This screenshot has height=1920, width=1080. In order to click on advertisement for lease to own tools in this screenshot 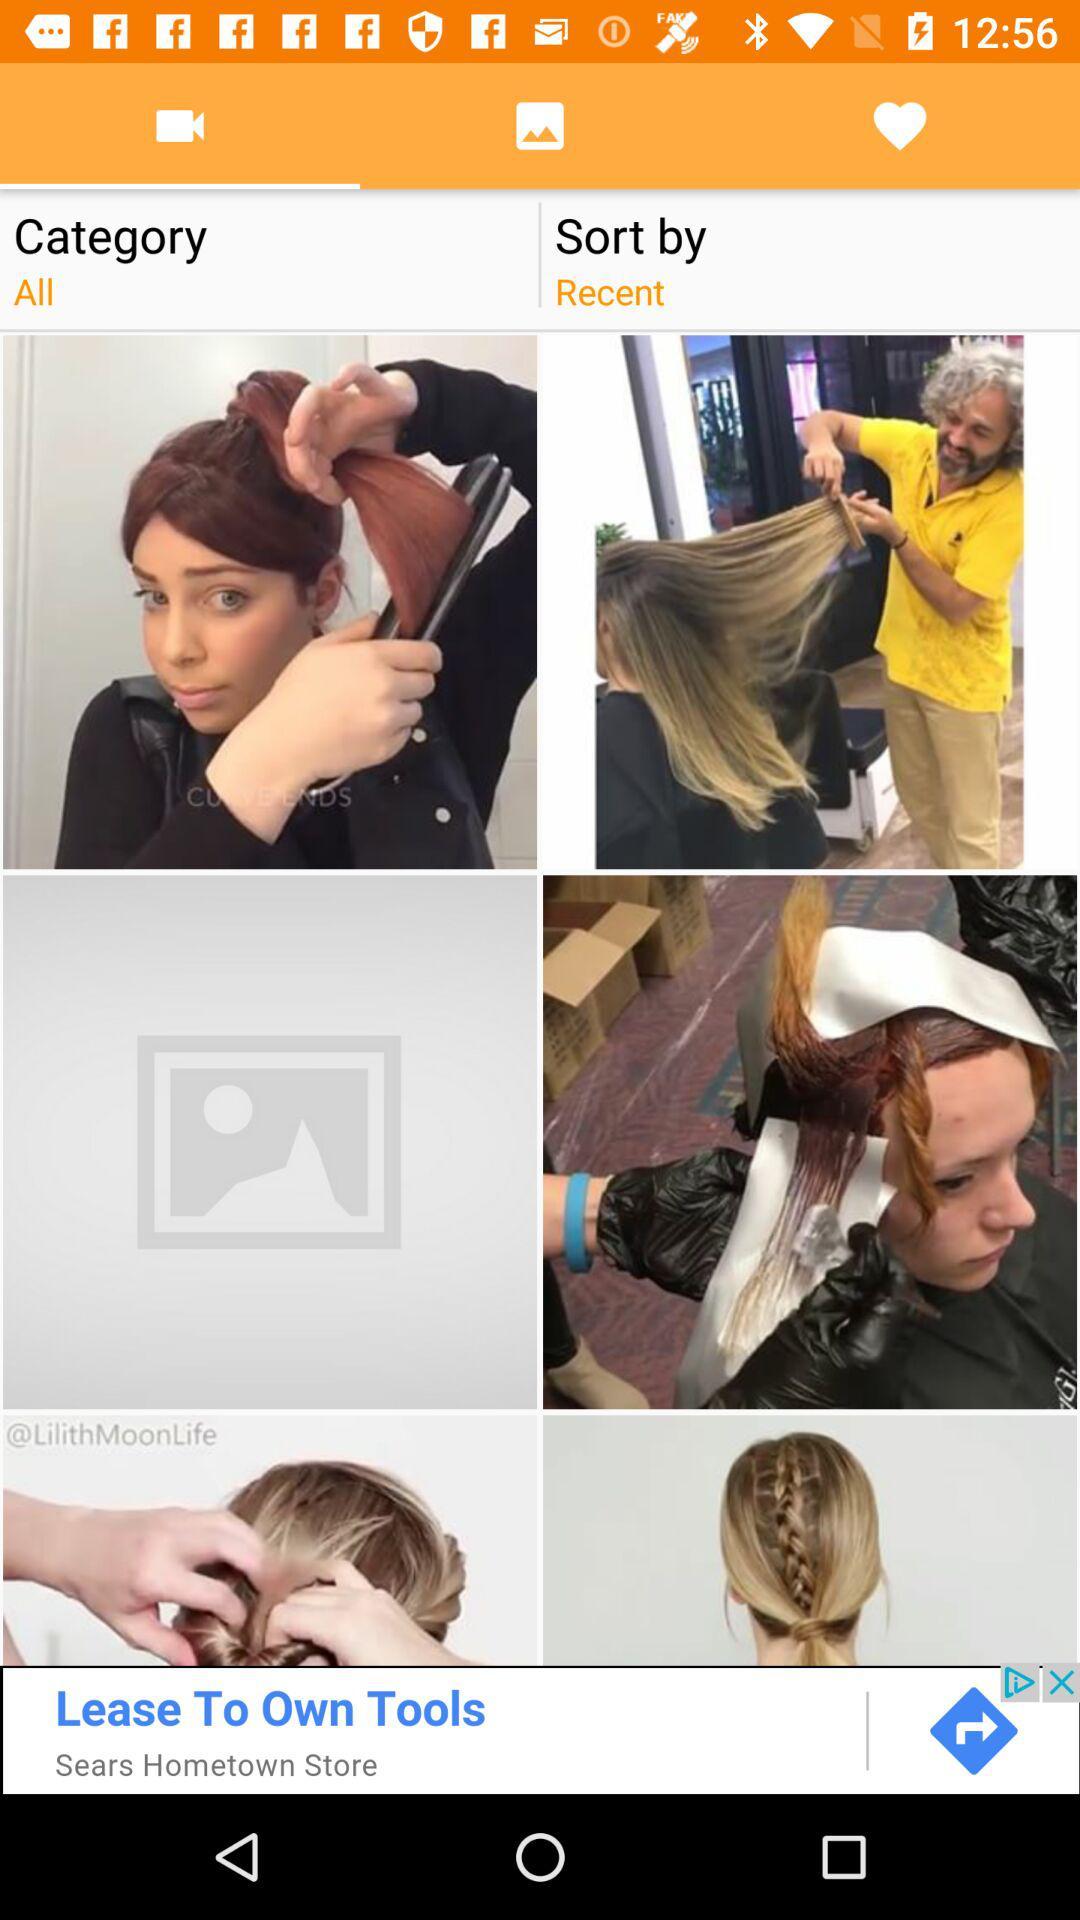, I will do `click(540, 1727)`.